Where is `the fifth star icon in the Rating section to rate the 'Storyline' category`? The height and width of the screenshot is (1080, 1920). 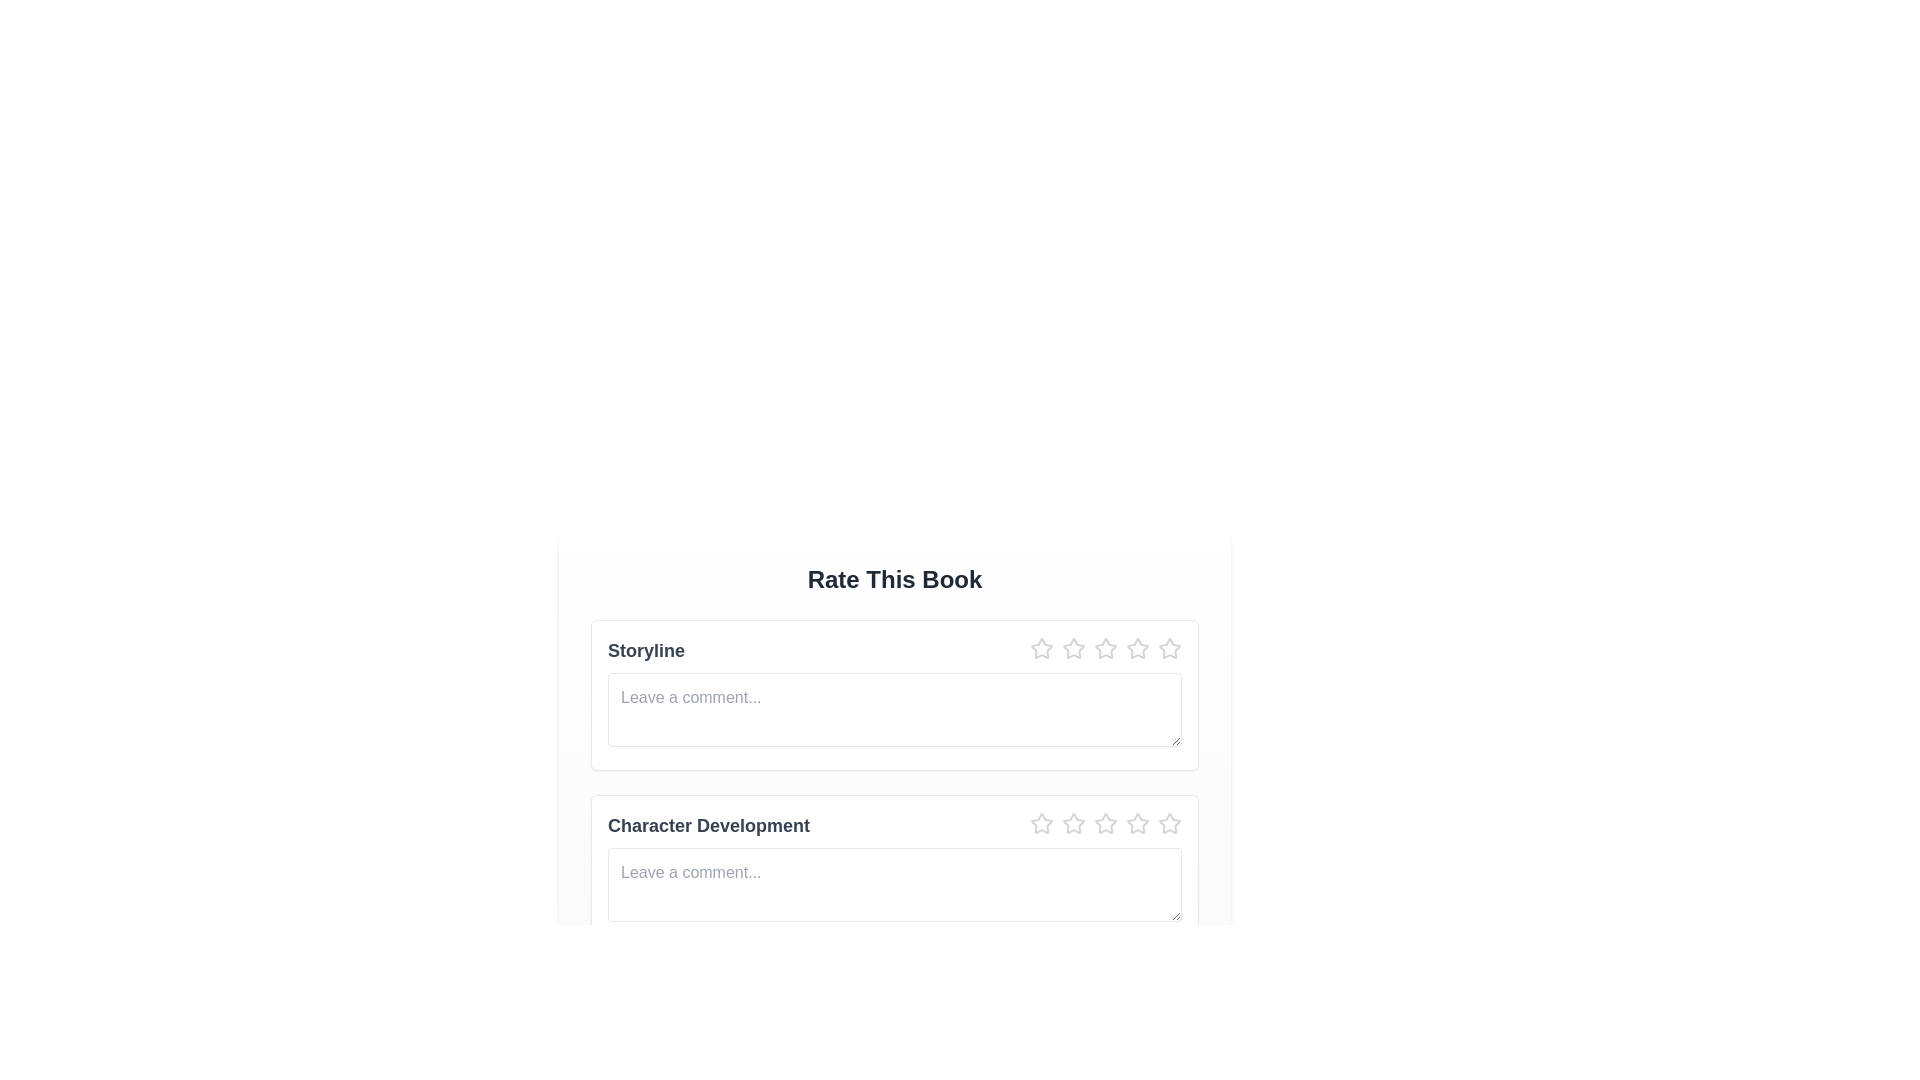
the fifth star icon in the Rating section to rate the 'Storyline' category is located at coordinates (1073, 648).